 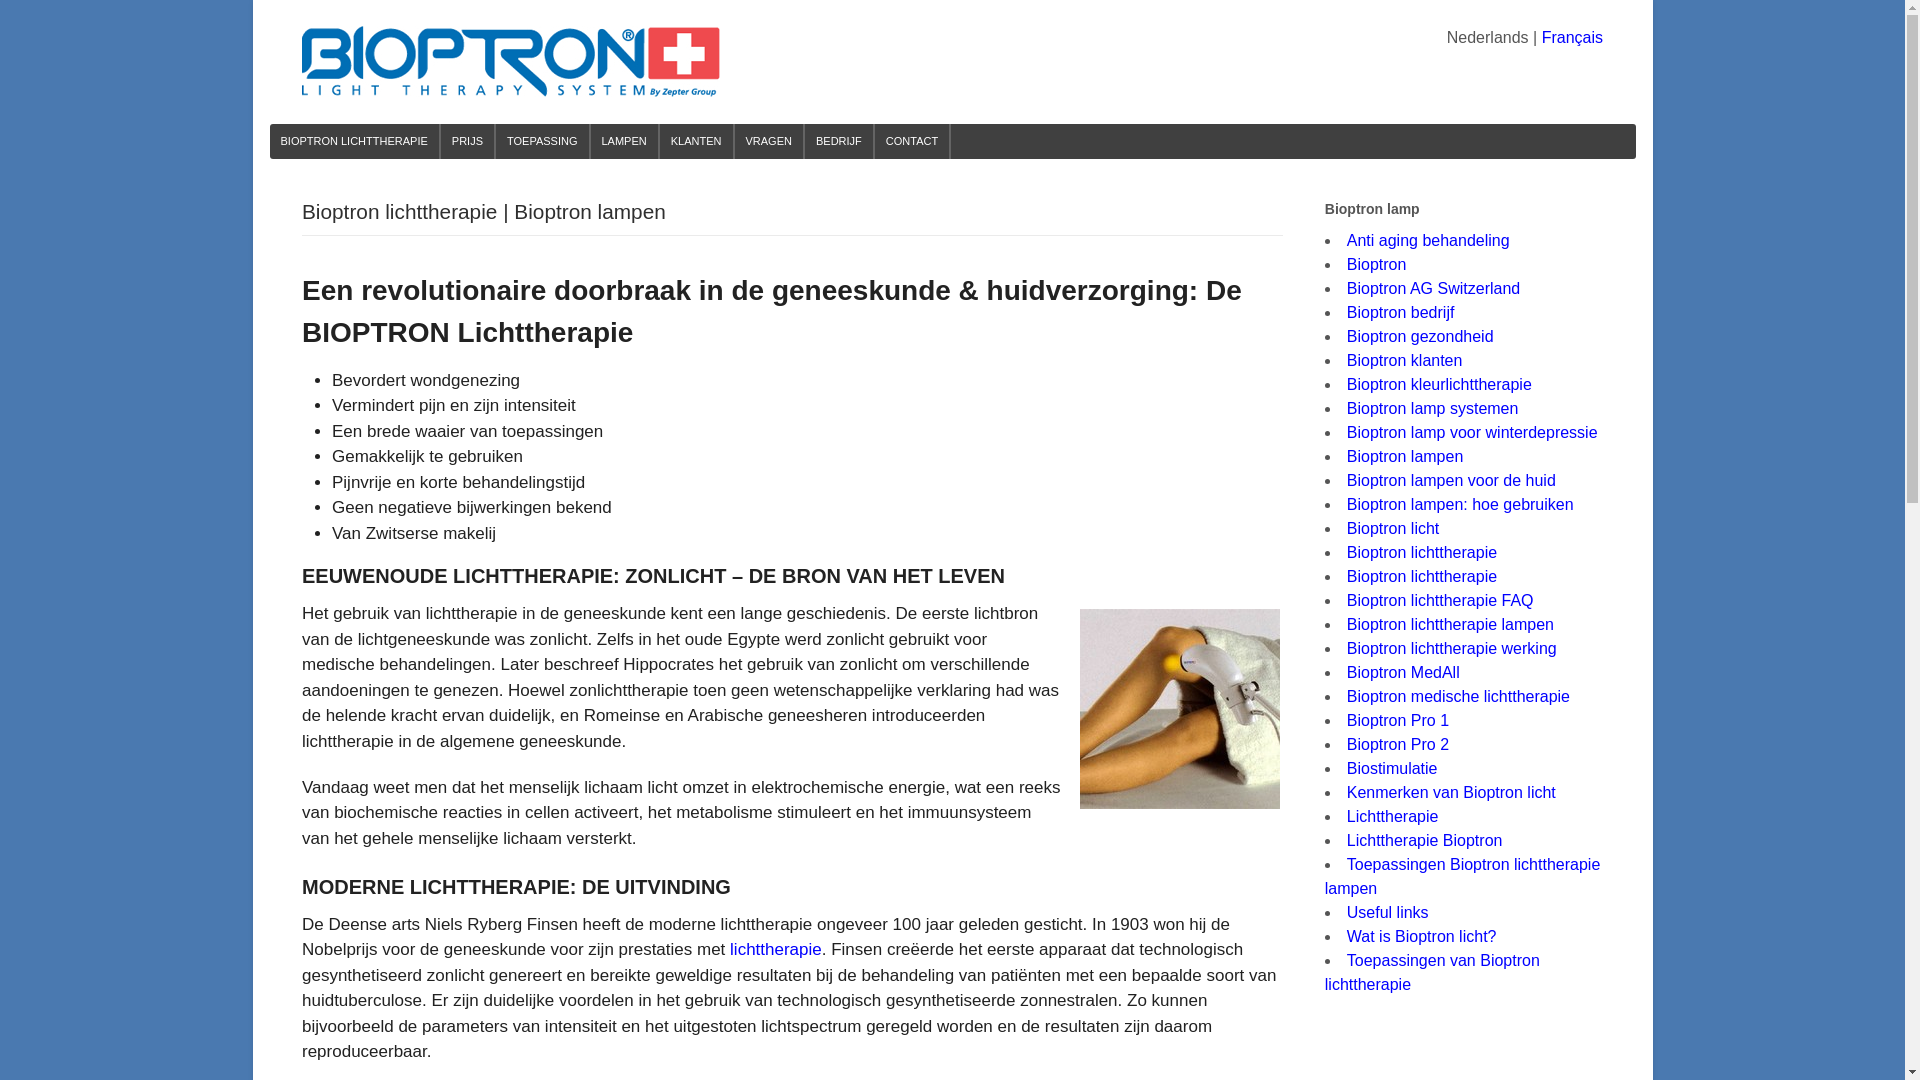 What do you see at coordinates (1386, 912) in the screenshot?
I see `'Useful links'` at bounding box center [1386, 912].